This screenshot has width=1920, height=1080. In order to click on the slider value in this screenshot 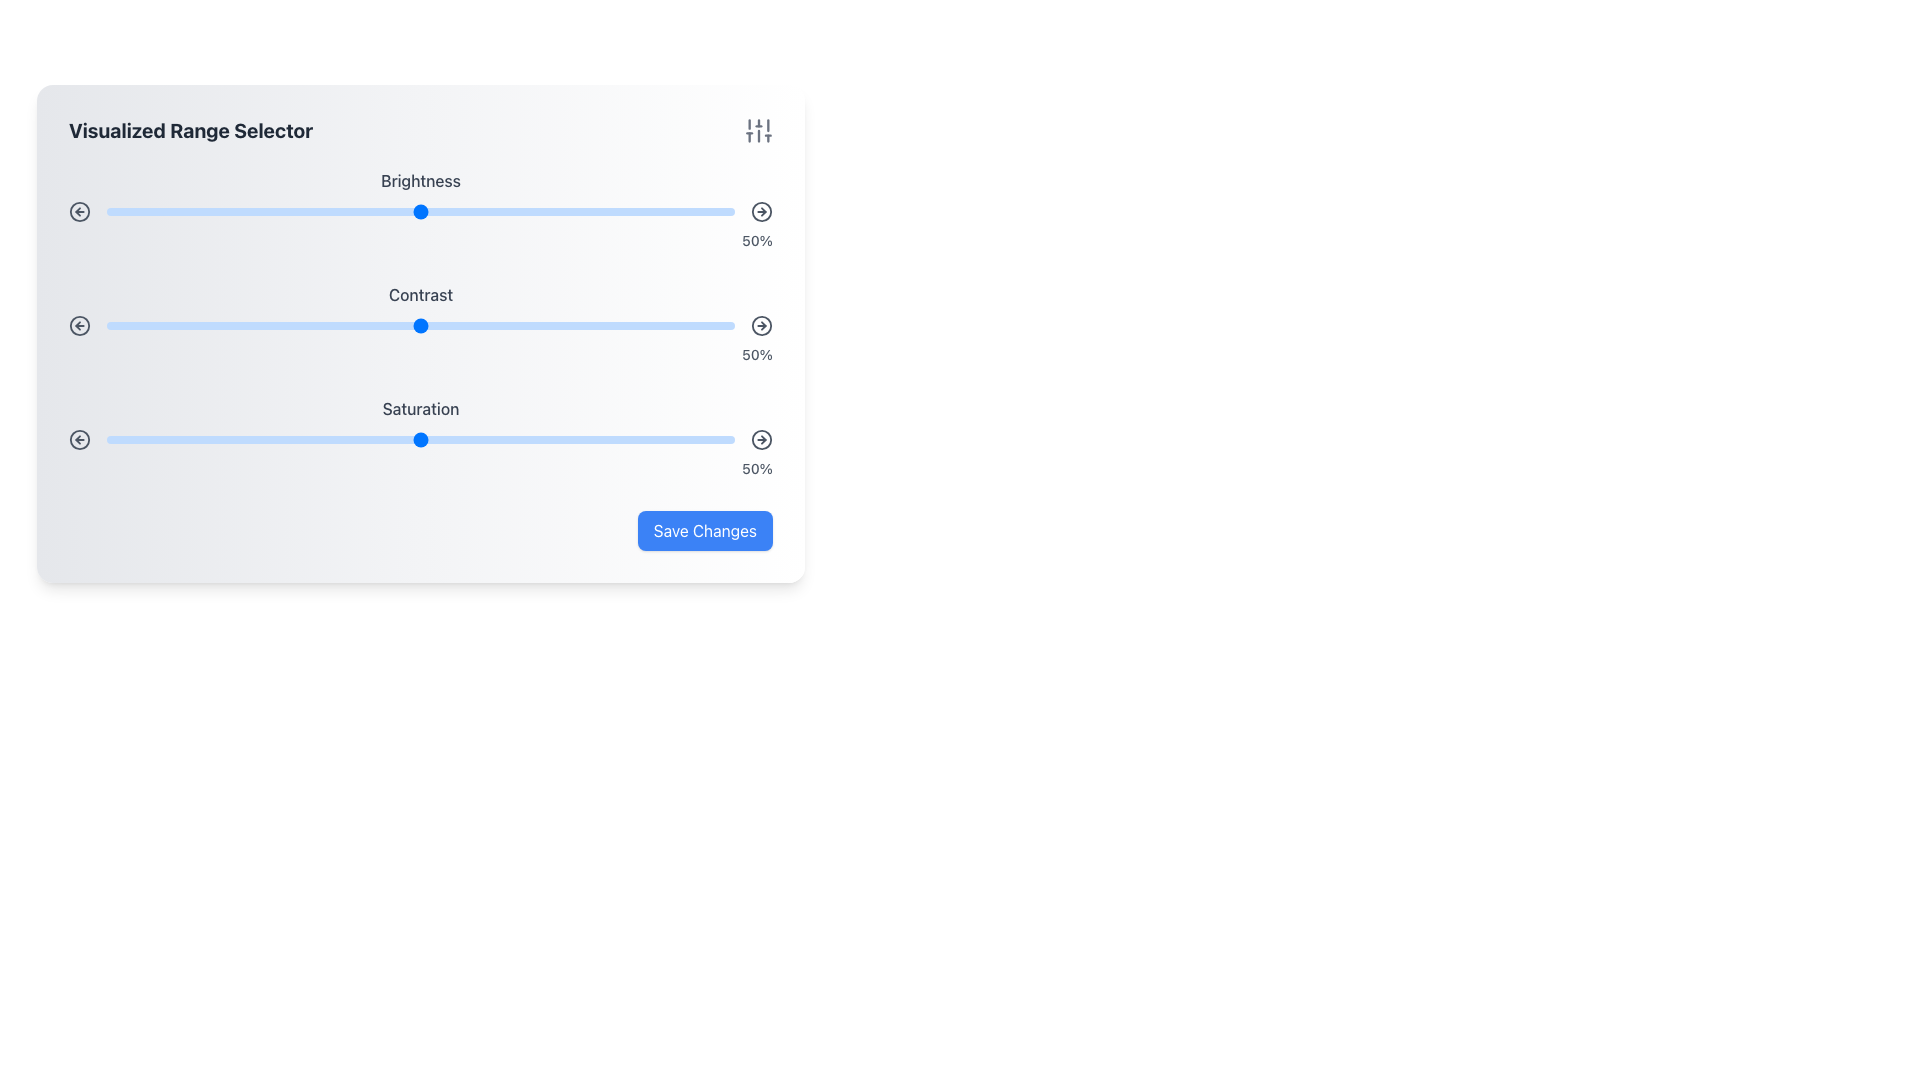, I will do `click(672, 438)`.